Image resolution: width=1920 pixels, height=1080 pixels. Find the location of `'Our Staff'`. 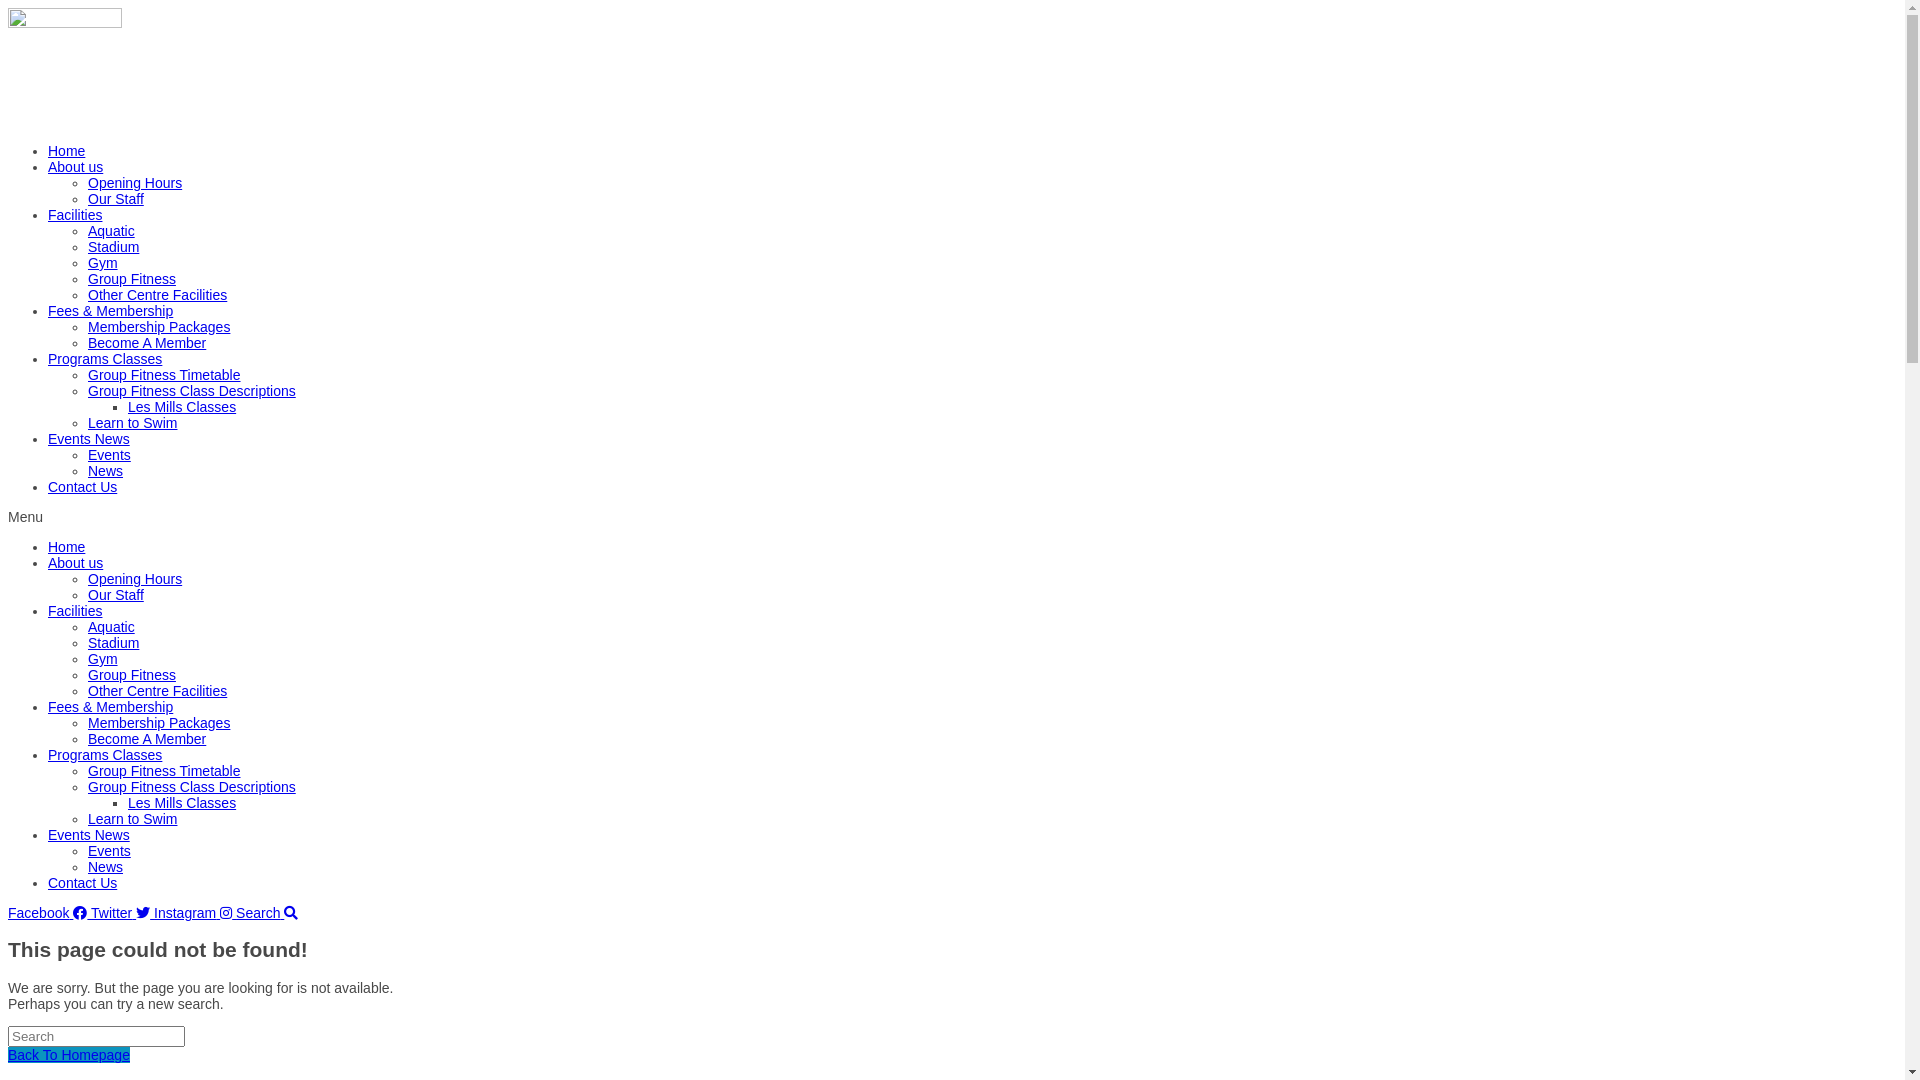

'Our Staff' is located at coordinates (114, 593).